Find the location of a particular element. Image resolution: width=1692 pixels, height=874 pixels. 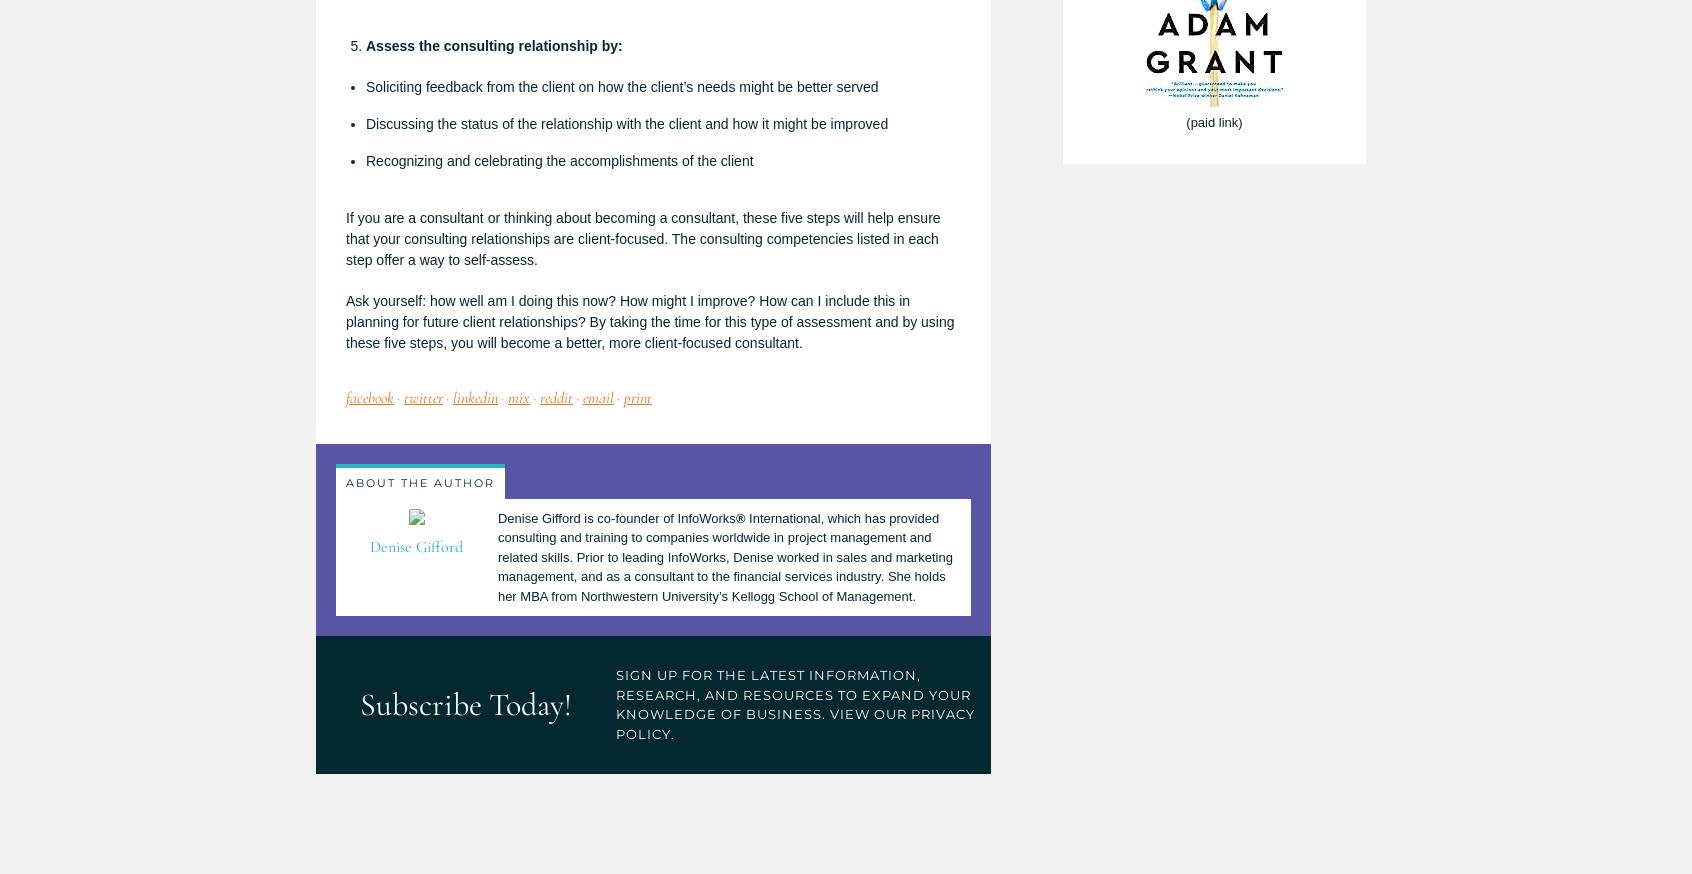

'SIgn Up for the latest information, research, and resources to expand your knowledge of business.' is located at coordinates (793, 694).